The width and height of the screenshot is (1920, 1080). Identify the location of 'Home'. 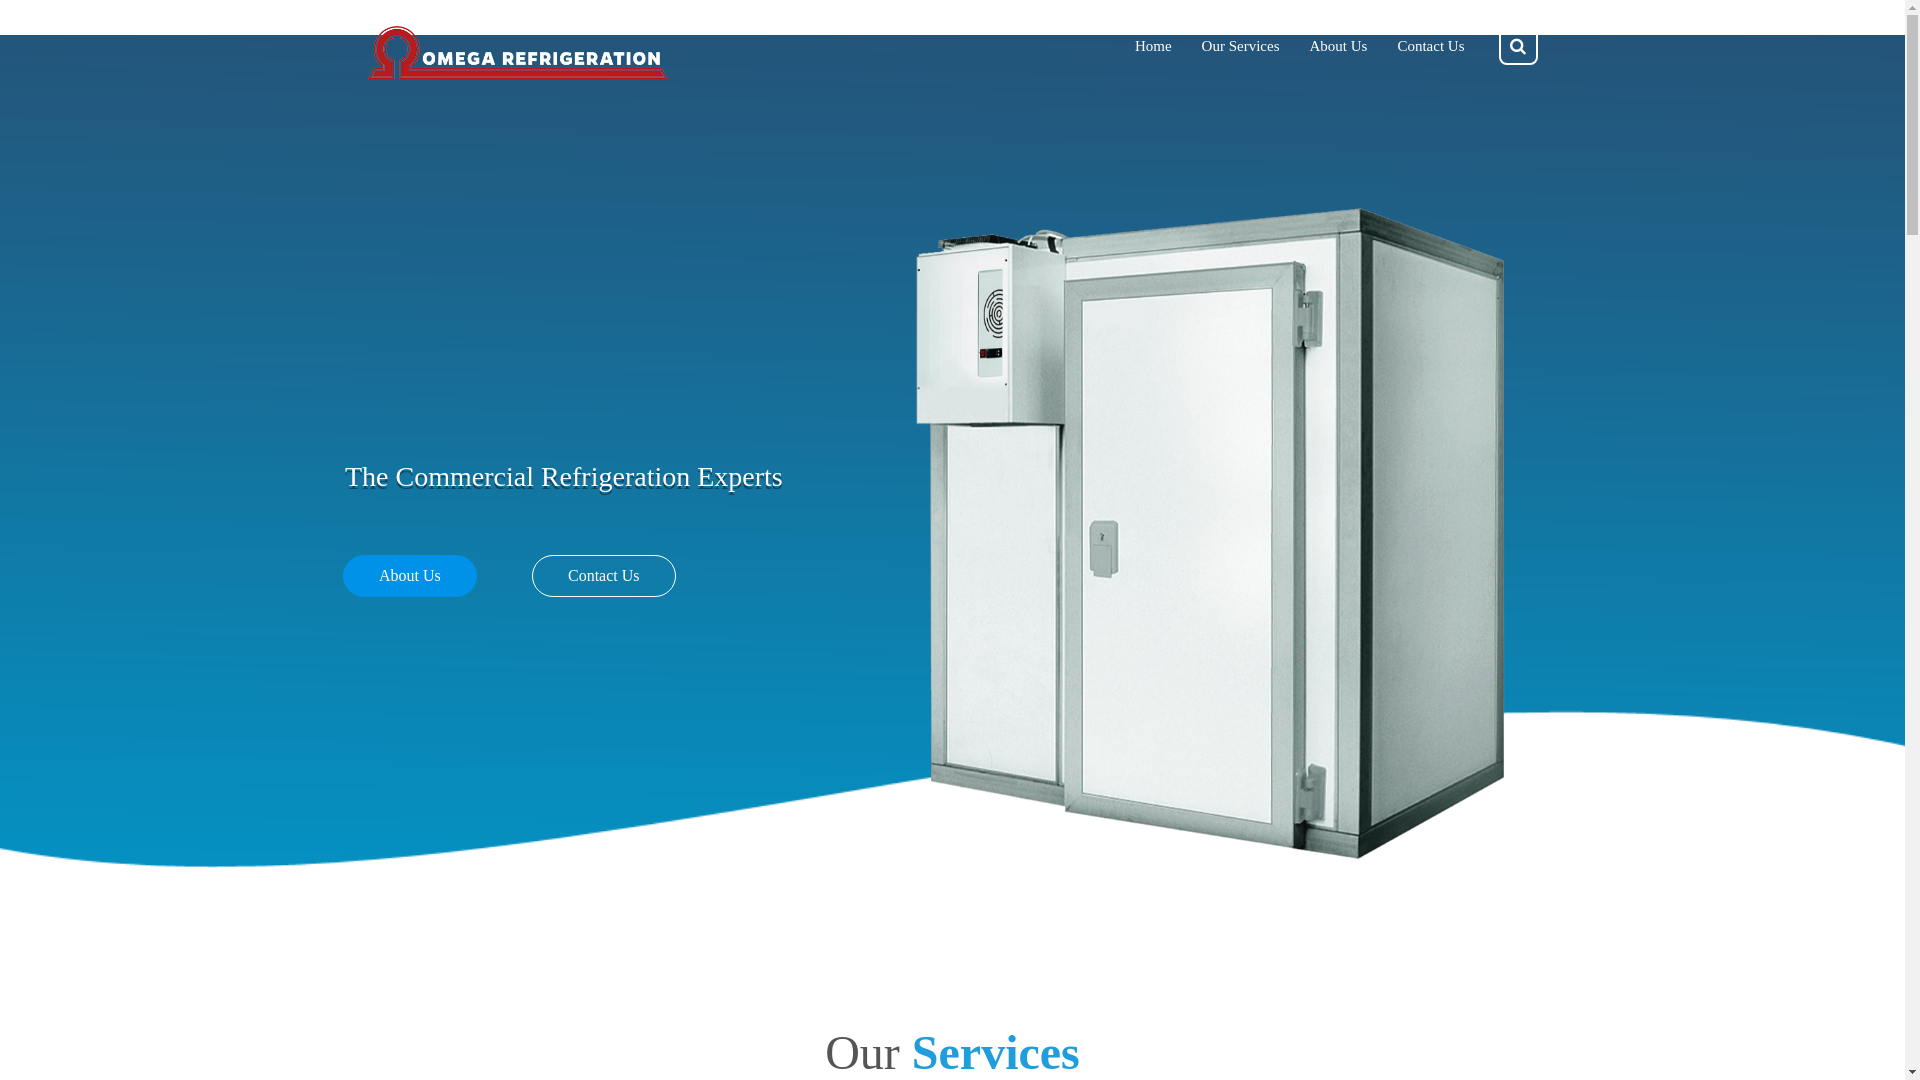
(1153, 45).